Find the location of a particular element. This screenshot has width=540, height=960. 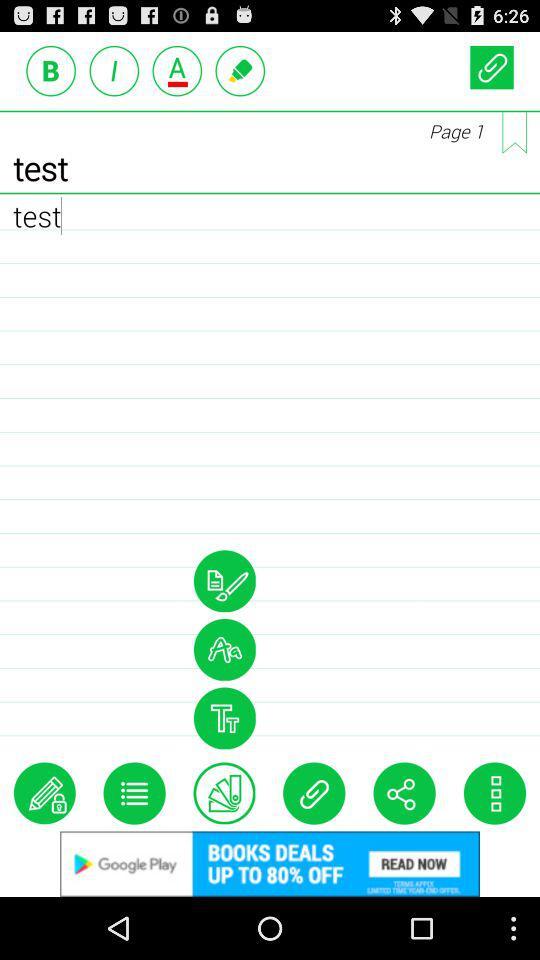

change font is located at coordinates (223, 648).